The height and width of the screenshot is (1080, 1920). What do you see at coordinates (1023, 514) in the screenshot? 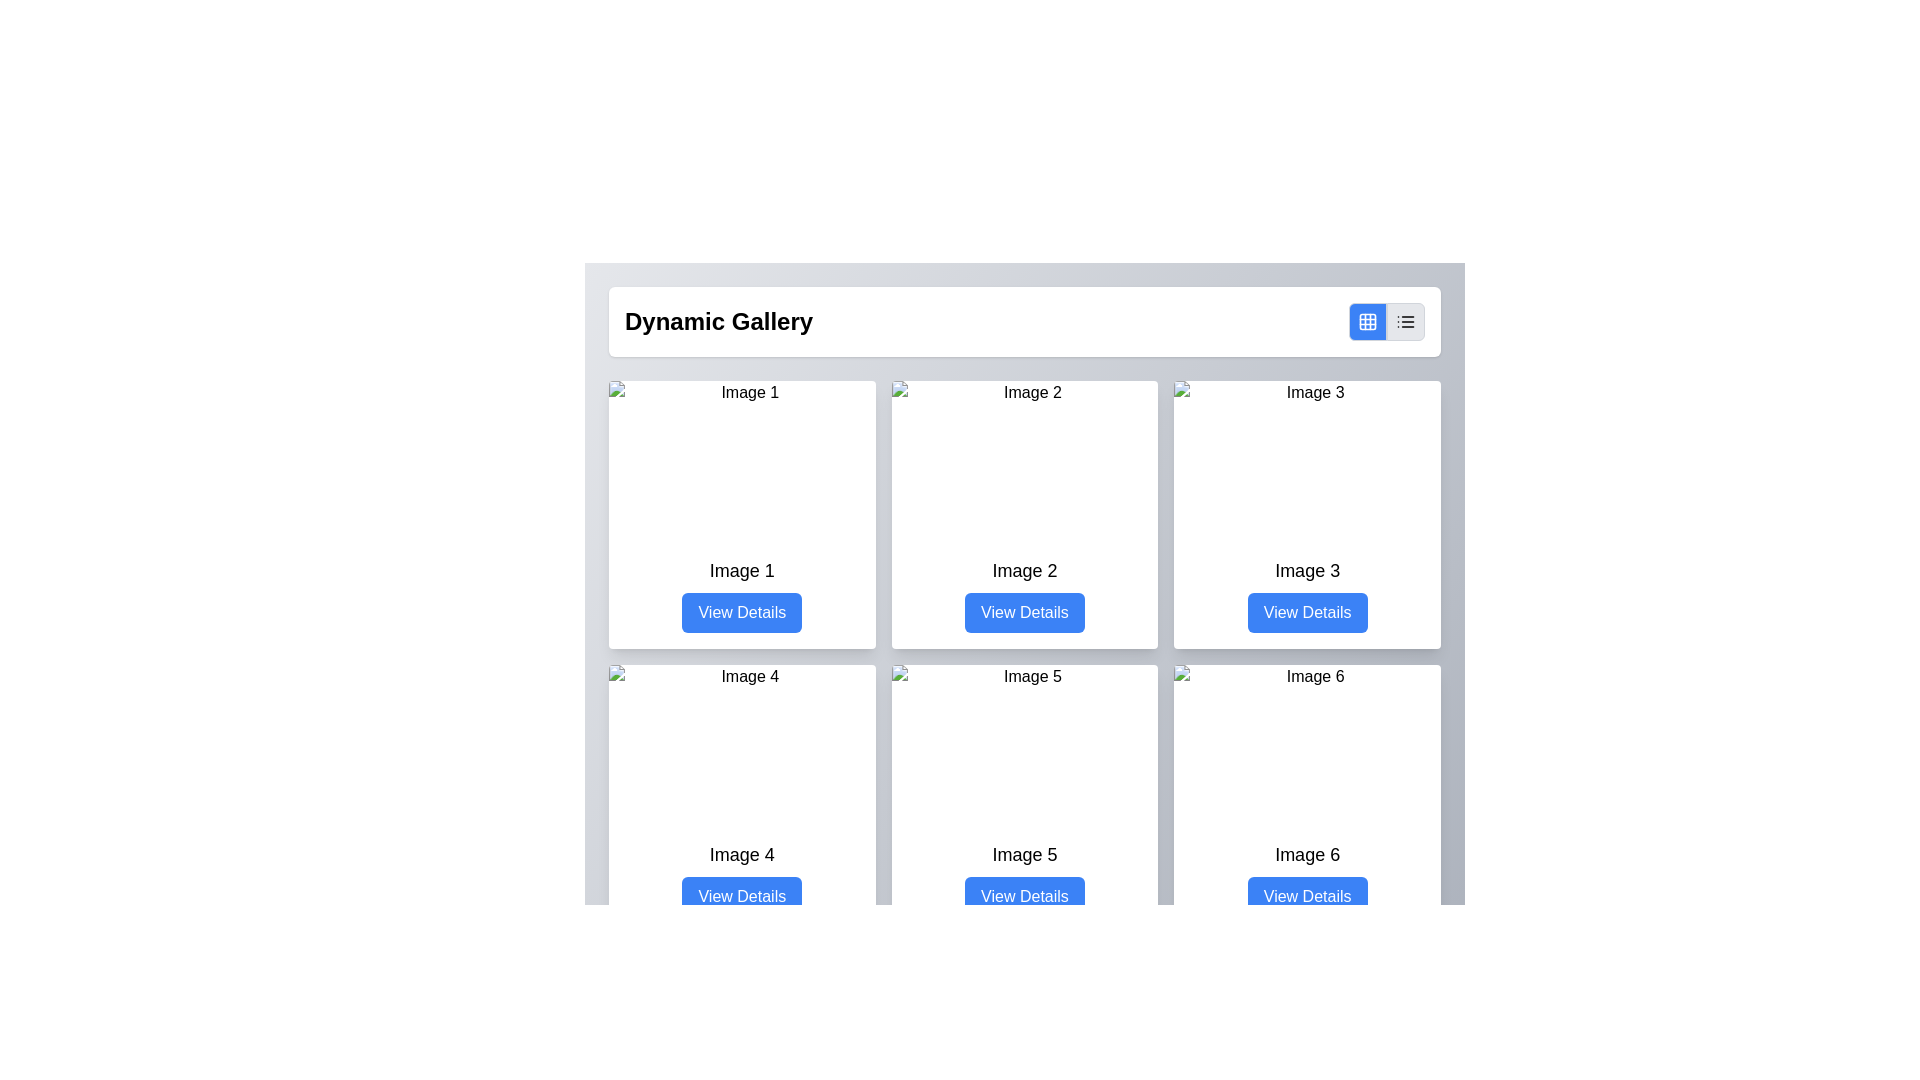
I see `image in the Card component that visually represents 'Image 2', located in the first row and second column of the grid layout` at bounding box center [1023, 514].